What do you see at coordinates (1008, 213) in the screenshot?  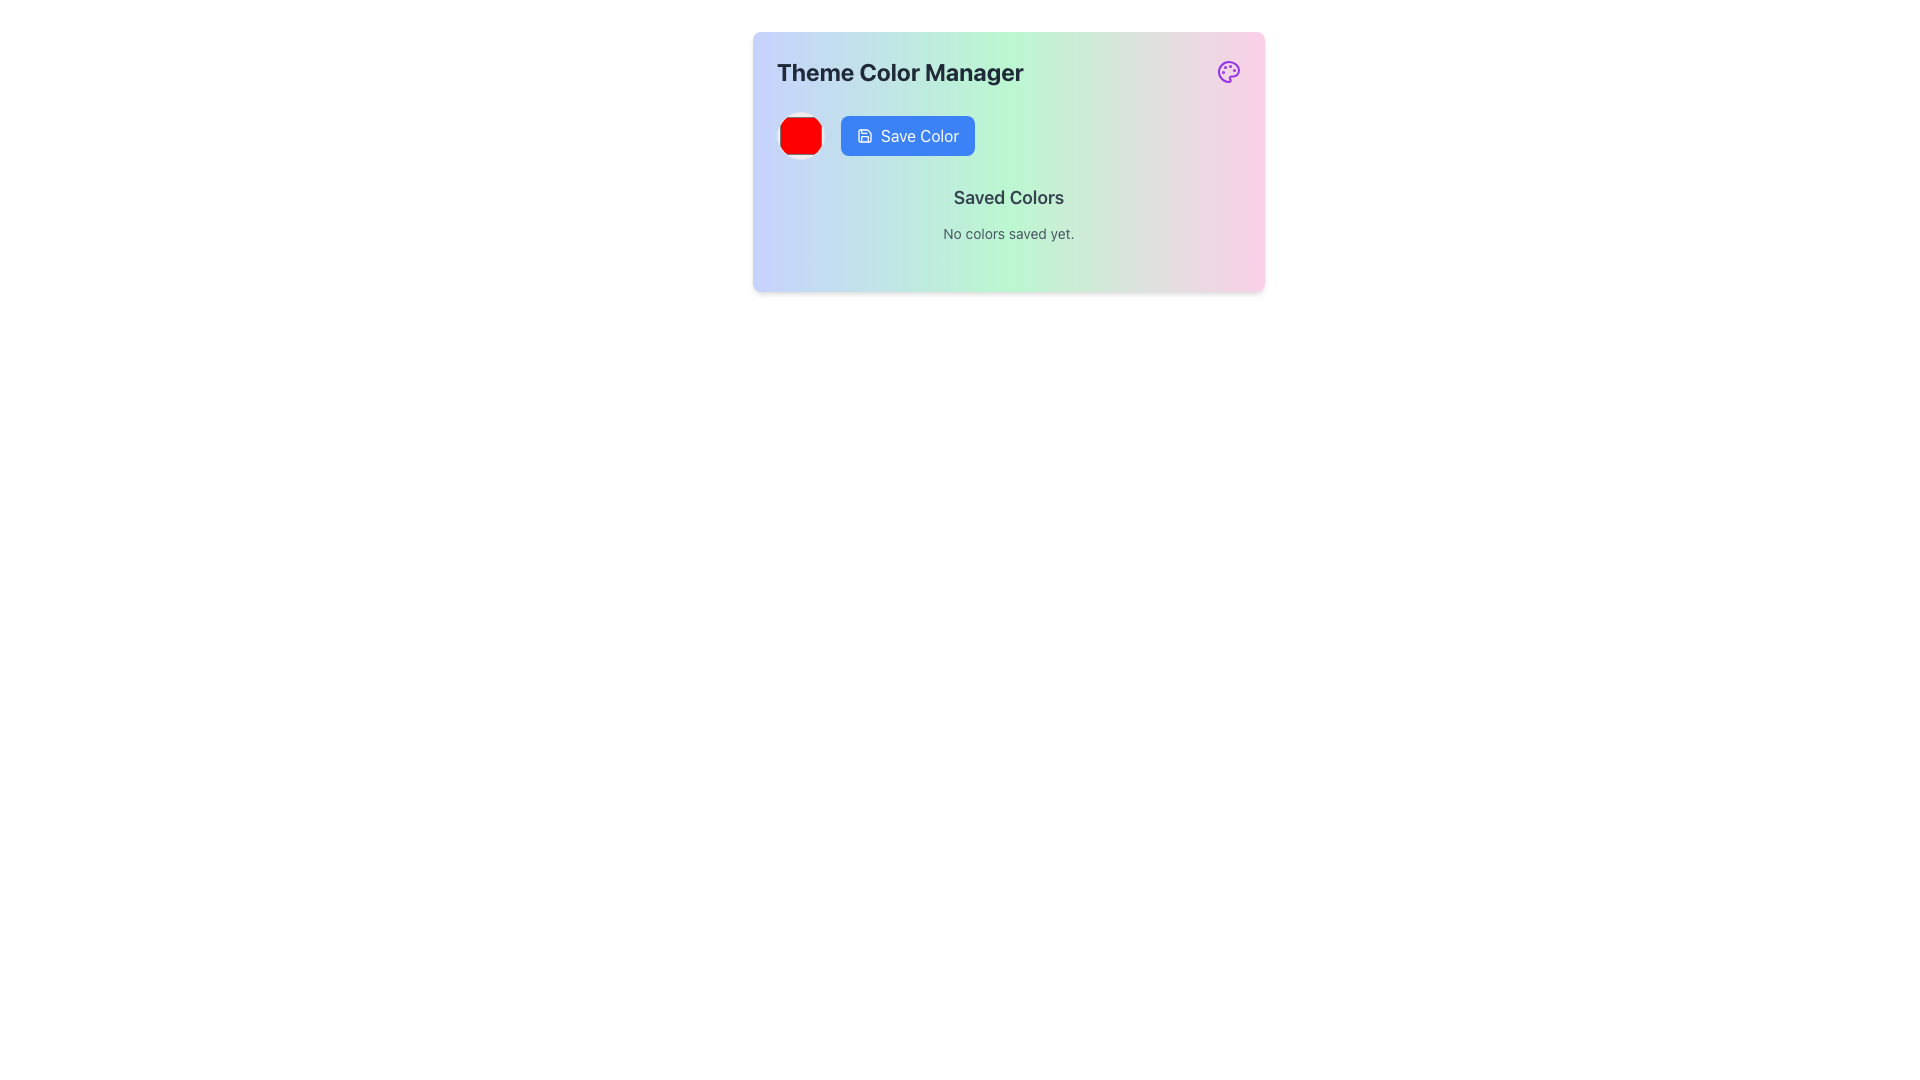 I see `text displayed in the 'Saved Colors' section, which shows 'No colors saved yet.'` at bounding box center [1008, 213].